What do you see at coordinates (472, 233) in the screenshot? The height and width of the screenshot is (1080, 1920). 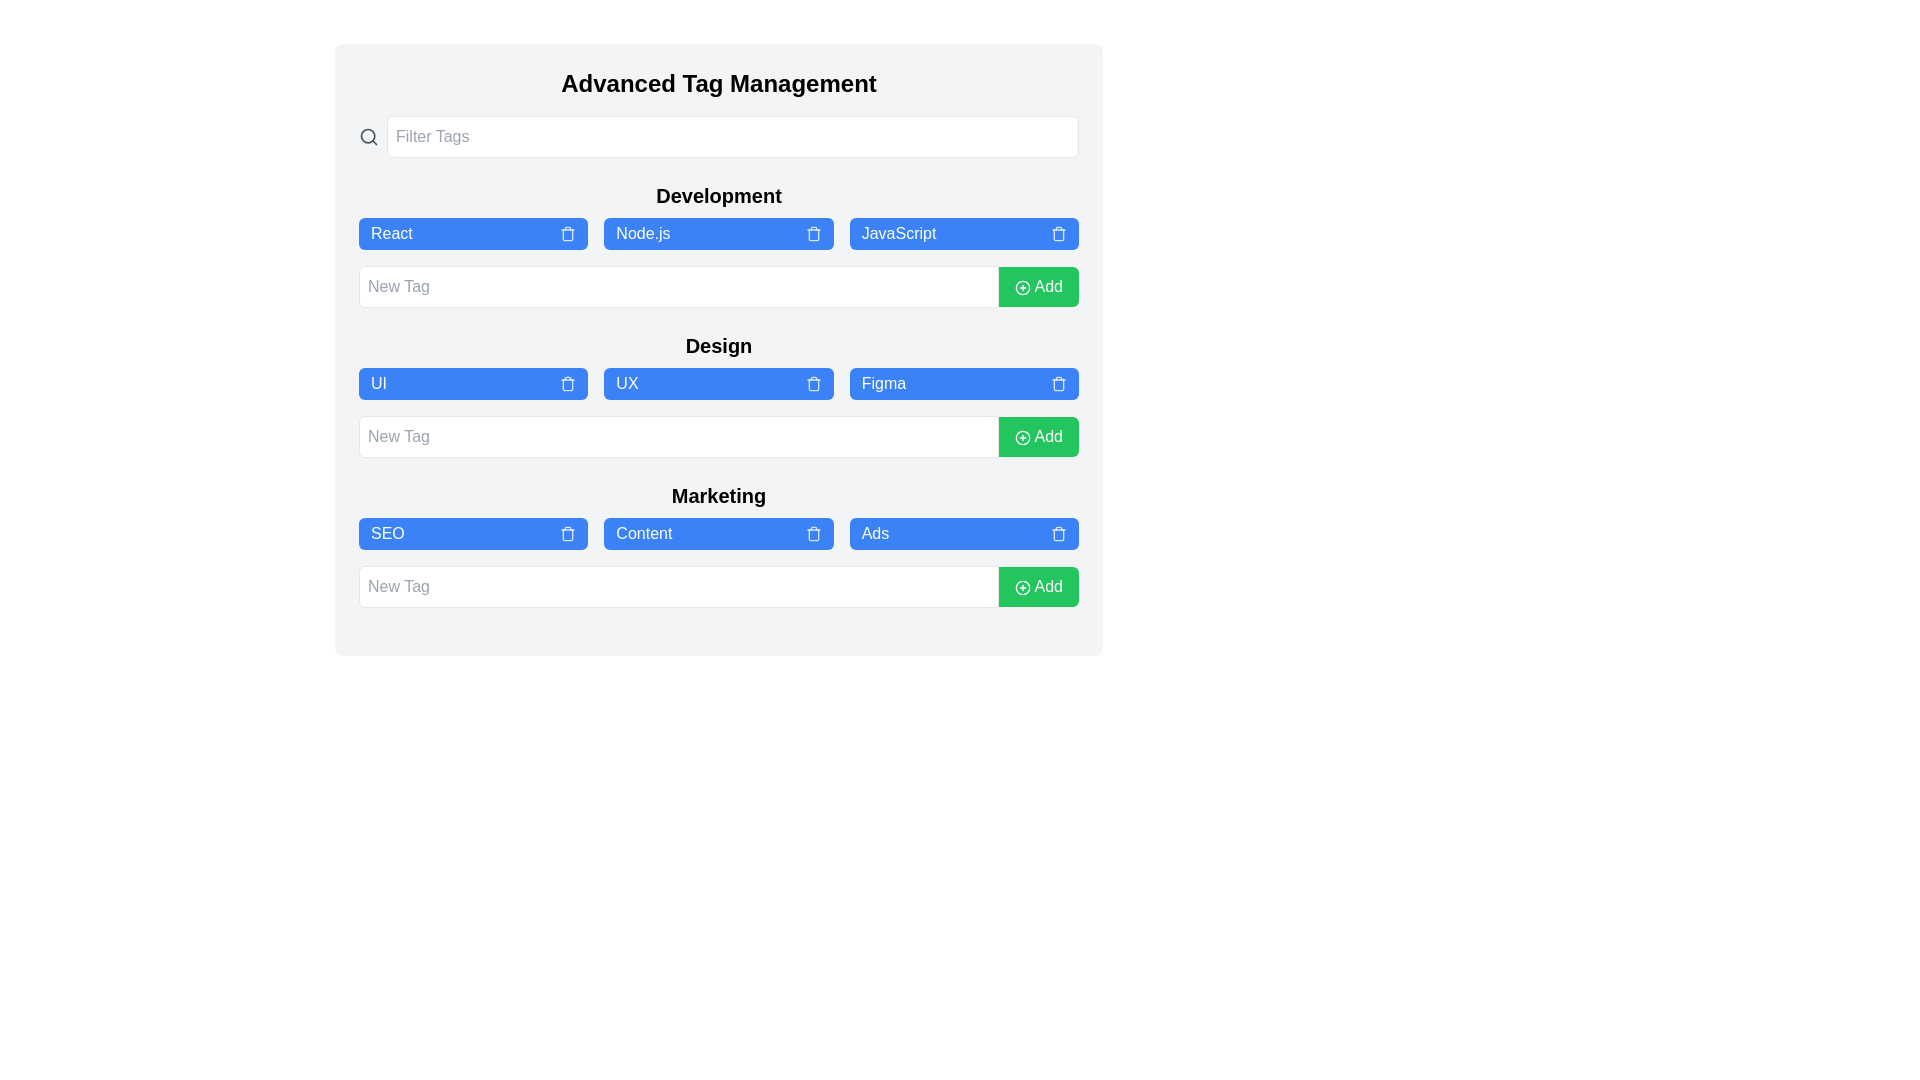 I see `the 'React' tag button located in the 'Development' section` at bounding box center [472, 233].